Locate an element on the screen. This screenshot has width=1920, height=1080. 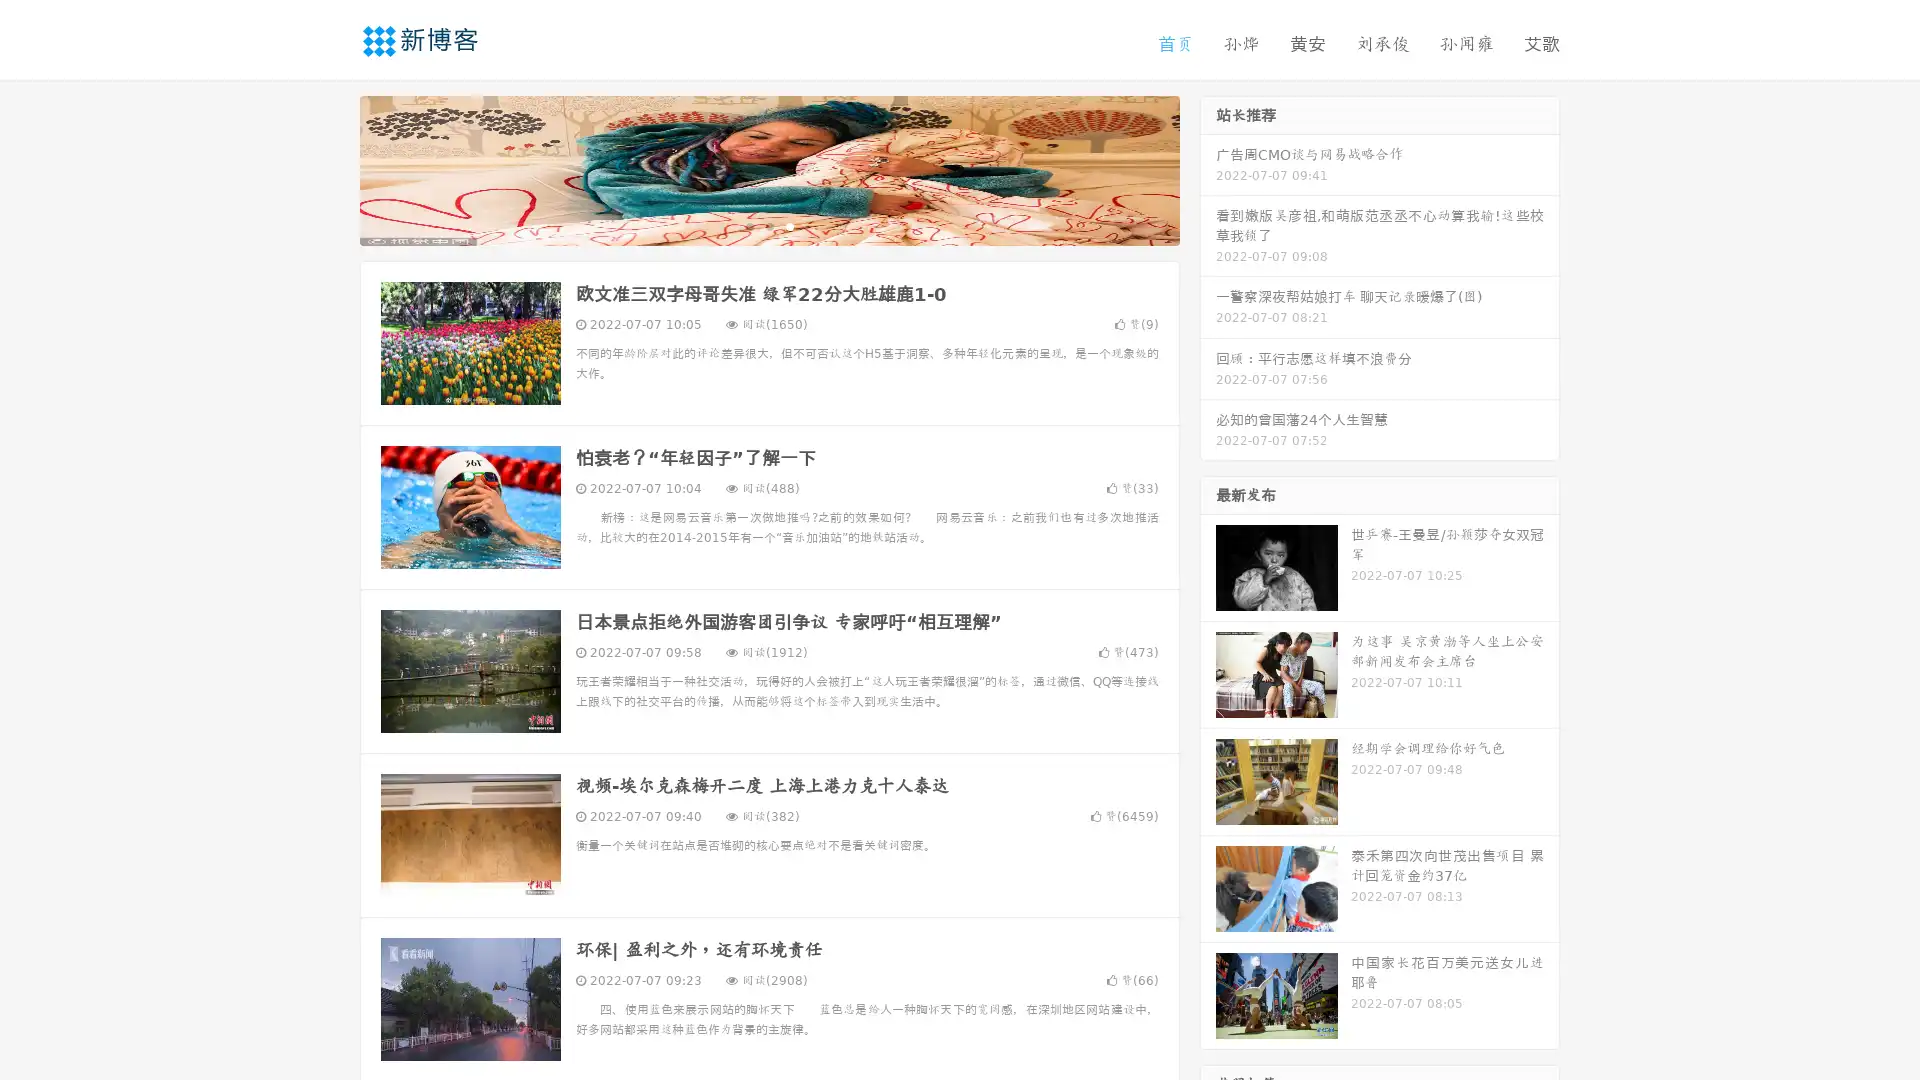
Previous slide is located at coordinates (330, 168).